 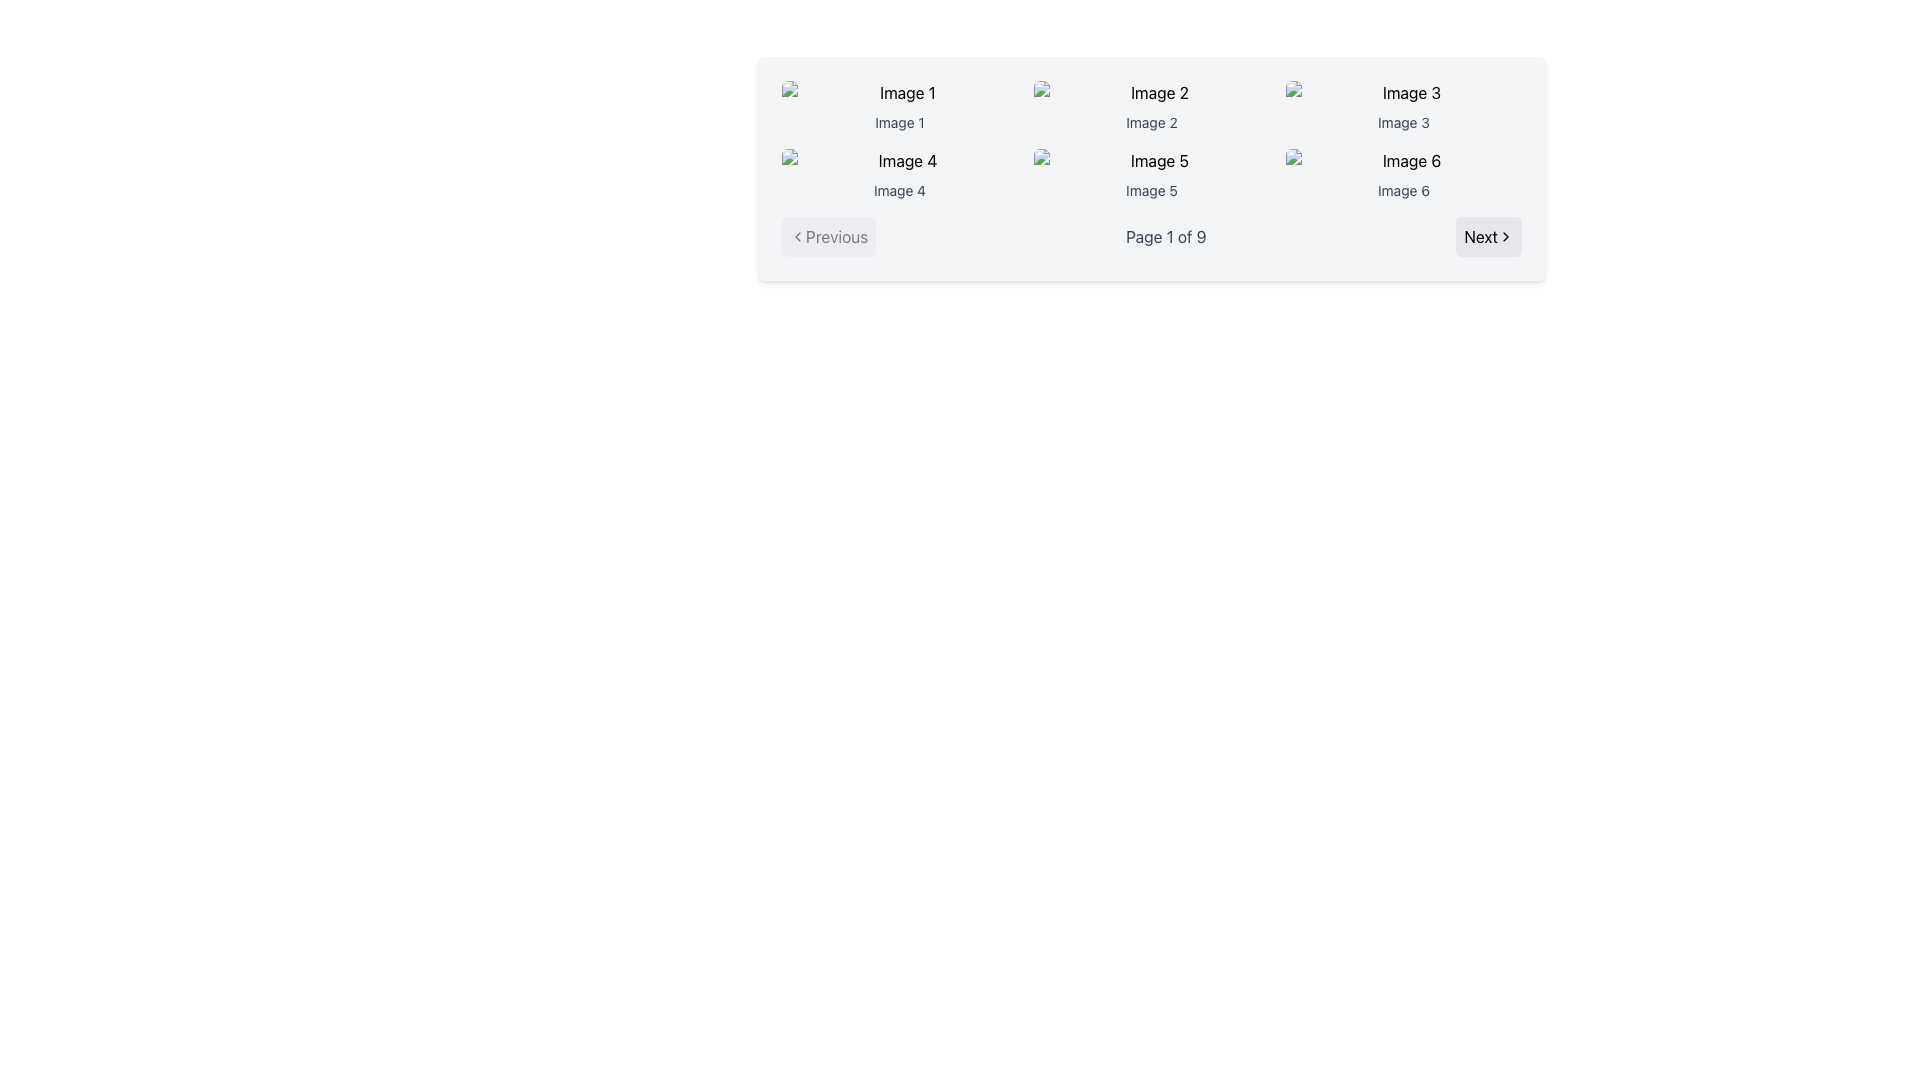 What do you see at coordinates (829, 235) in the screenshot?
I see `the 'Previous Page' button located in the pagination bar on the left side of the interface before the 'Page 1 of 9' text` at bounding box center [829, 235].